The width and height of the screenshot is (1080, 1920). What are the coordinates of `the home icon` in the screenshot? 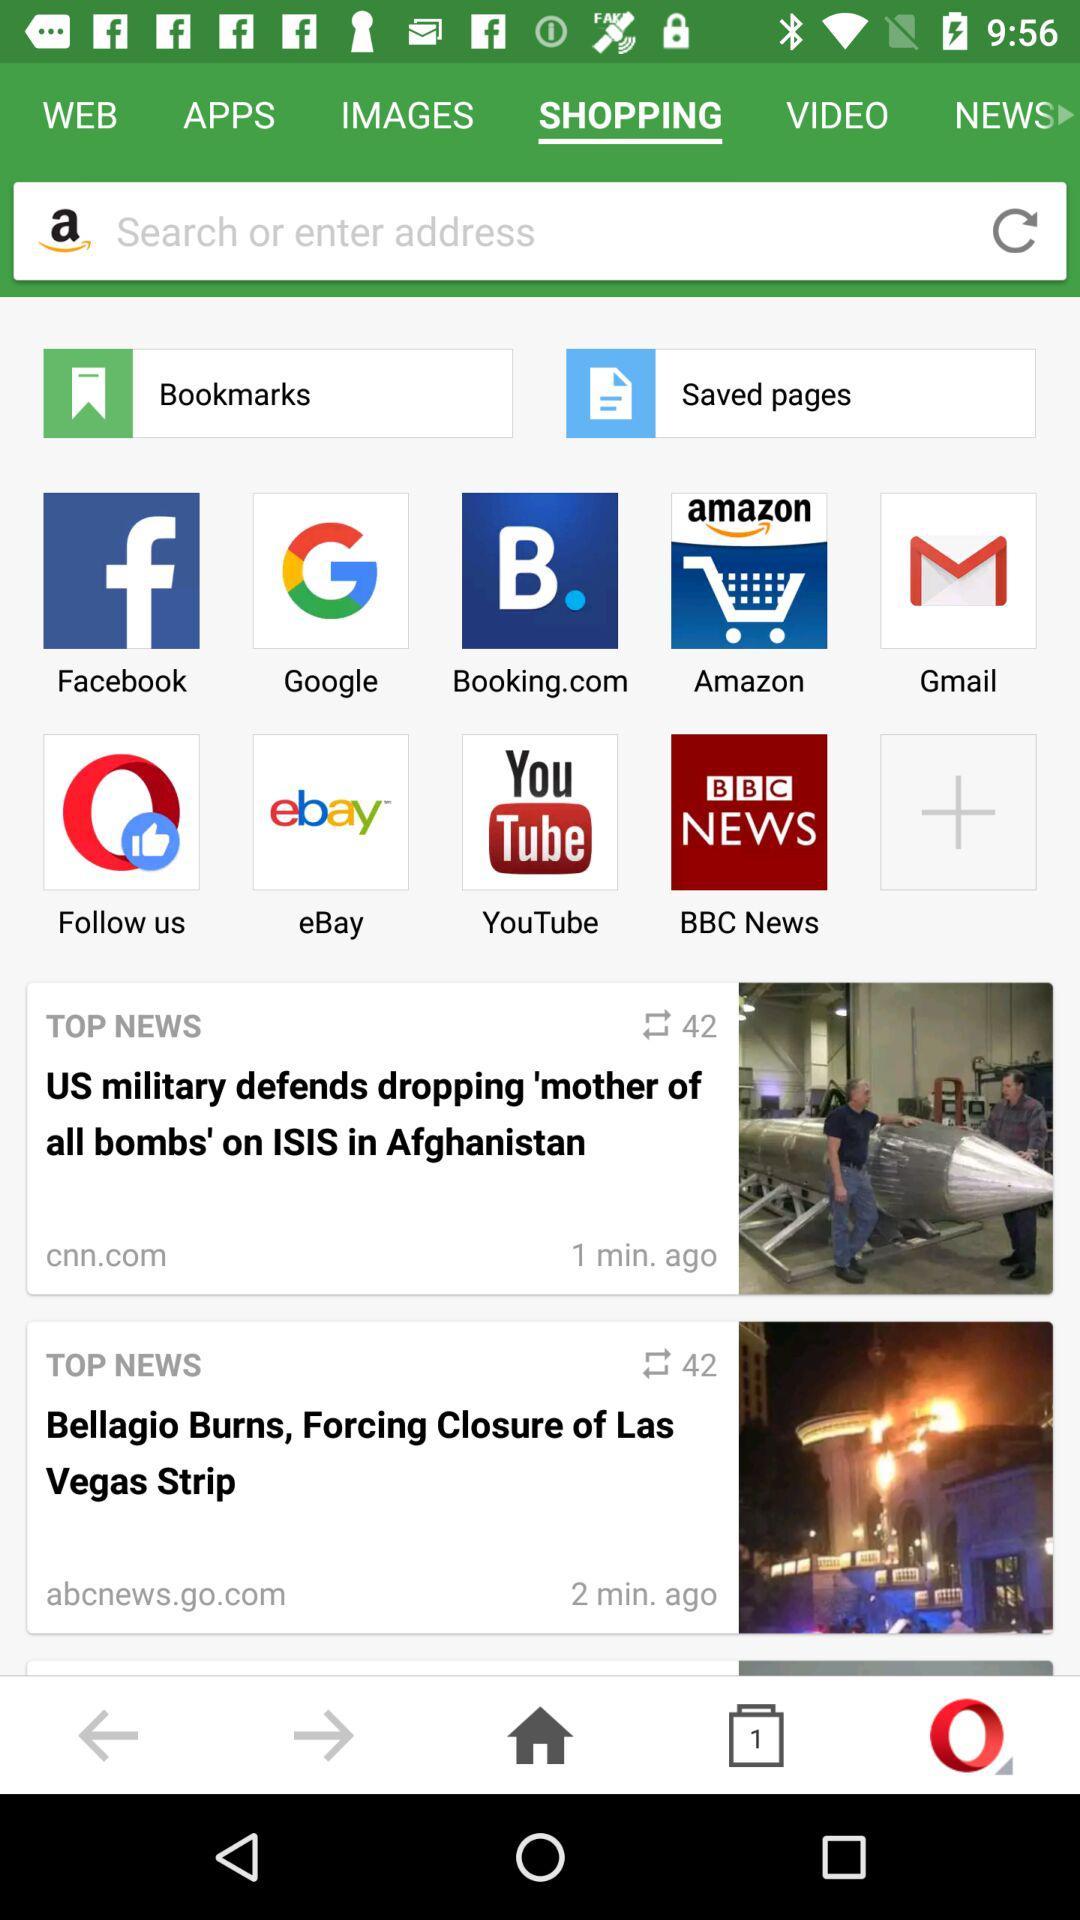 It's located at (540, 1734).